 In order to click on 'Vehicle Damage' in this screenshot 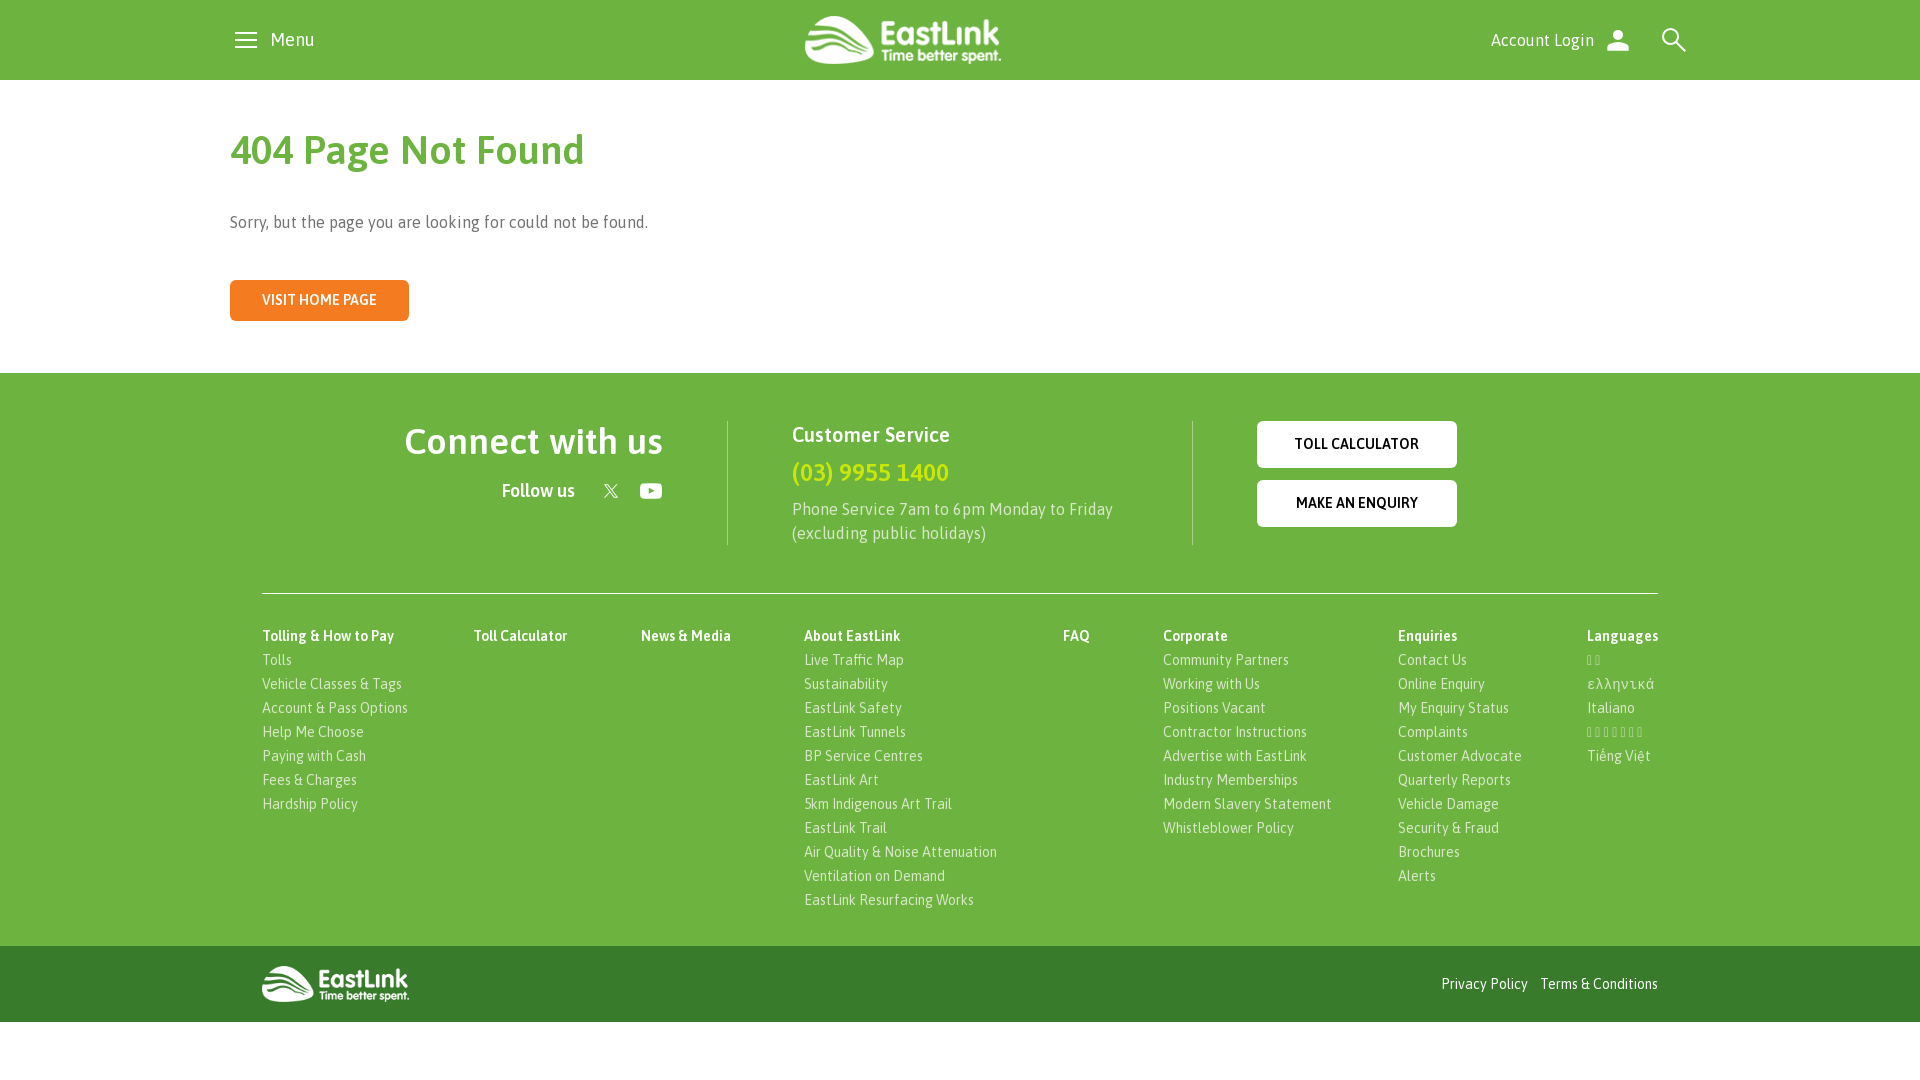, I will do `click(1396, 802)`.